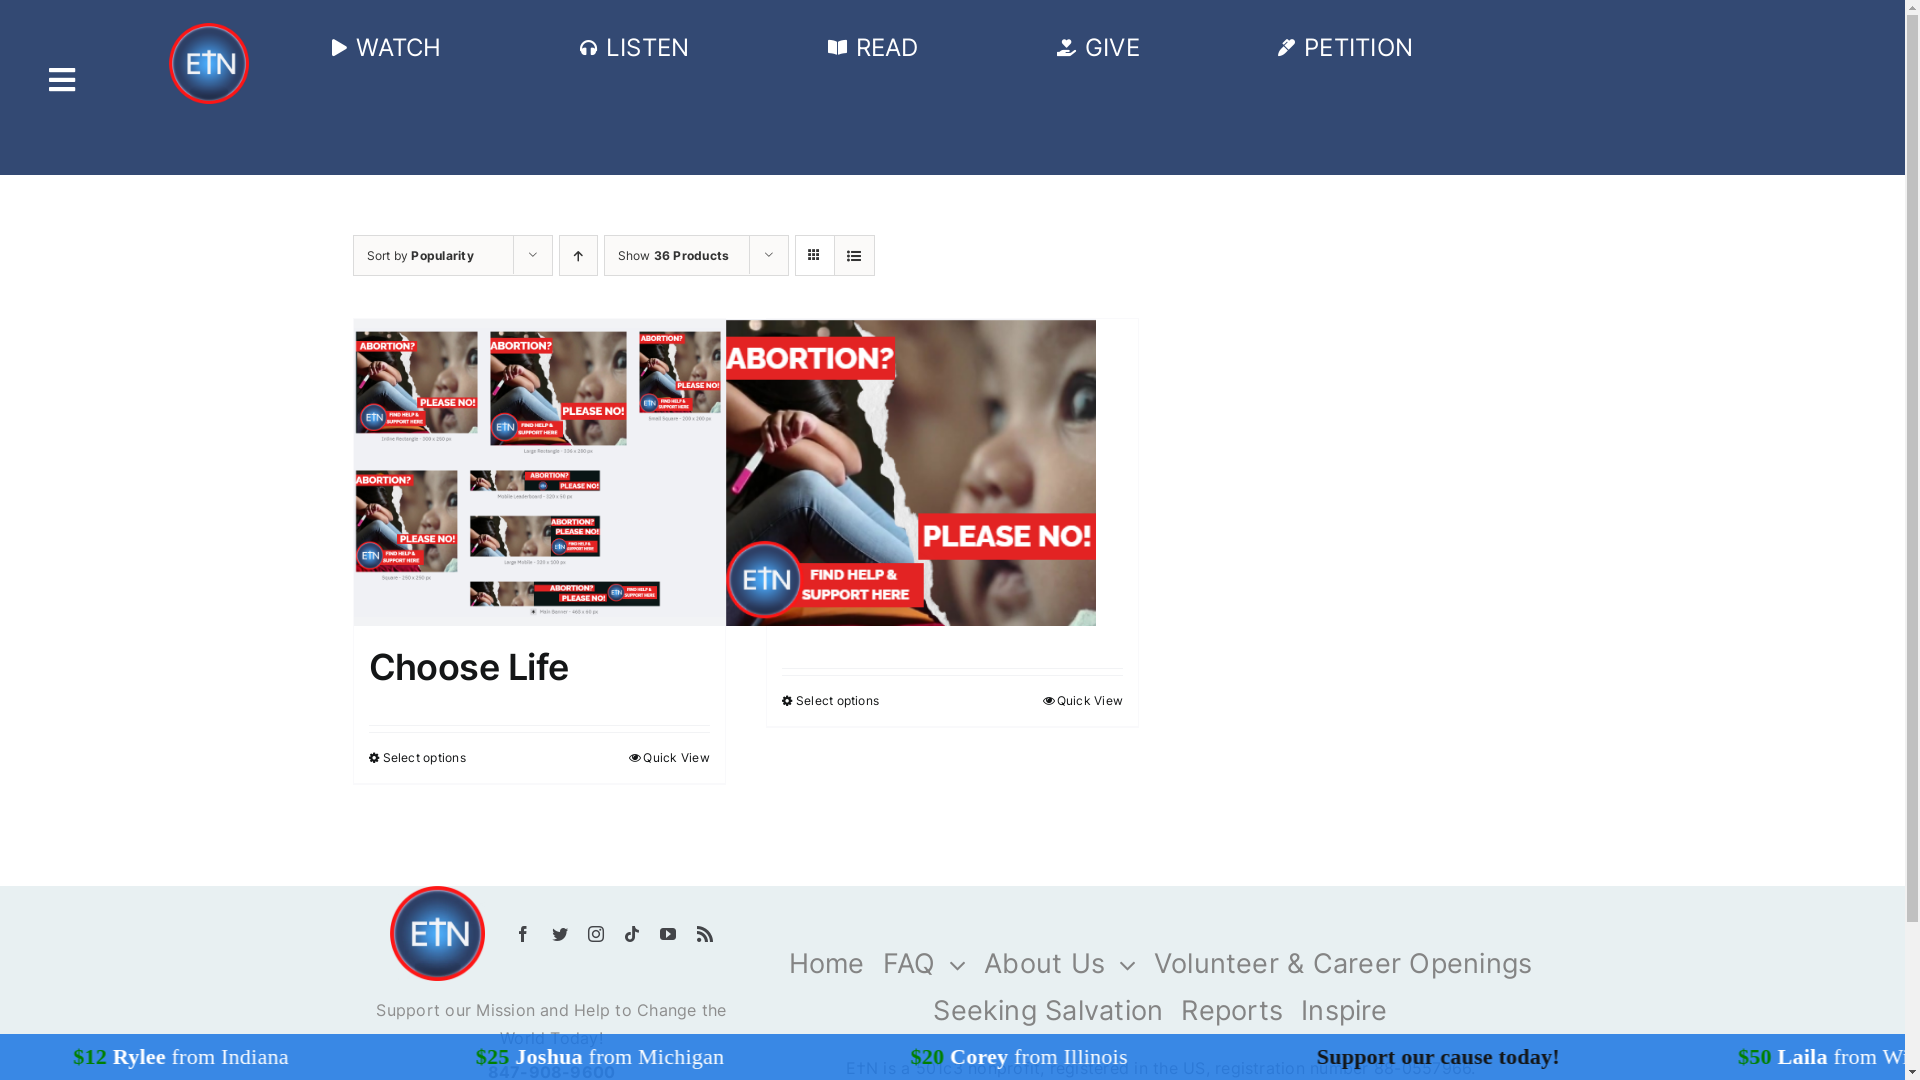 This screenshot has width=1920, height=1080. What do you see at coordinates (704, 933) in the screenshot?
I see `'Rss'` at bounding box center [704, 933].